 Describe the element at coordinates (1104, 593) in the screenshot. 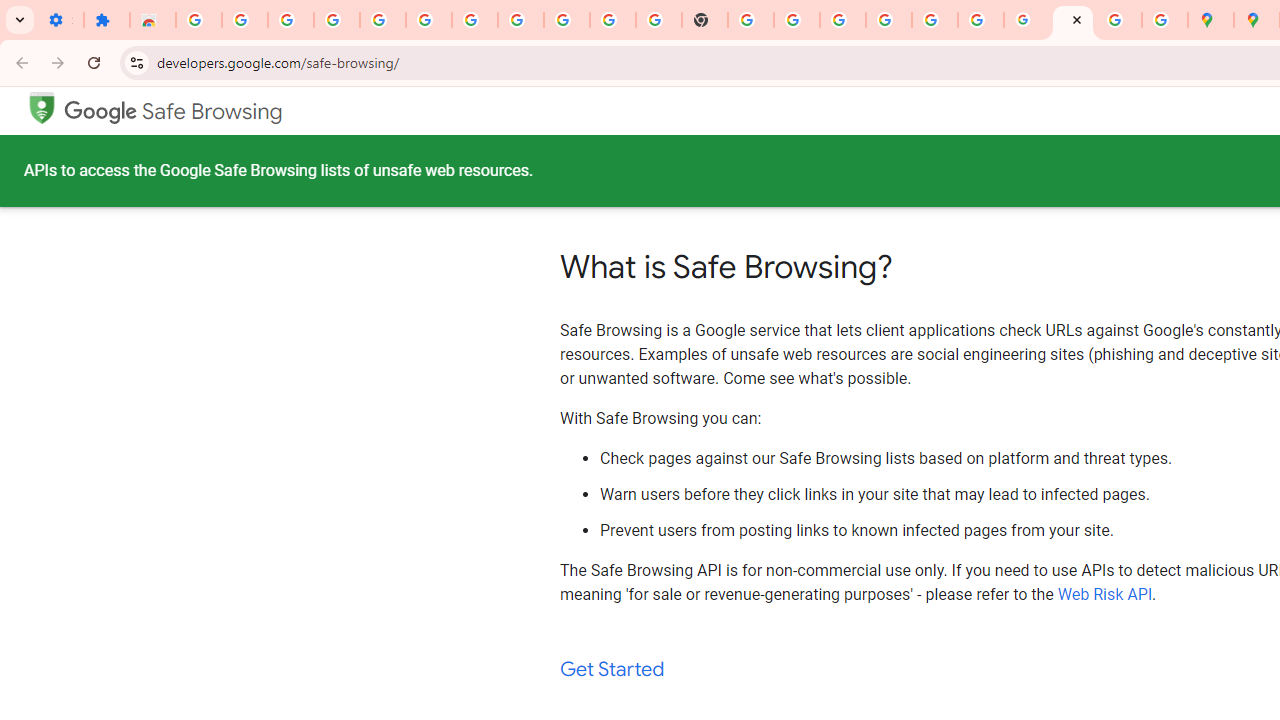

I see `'Web Risk API'` at that location.